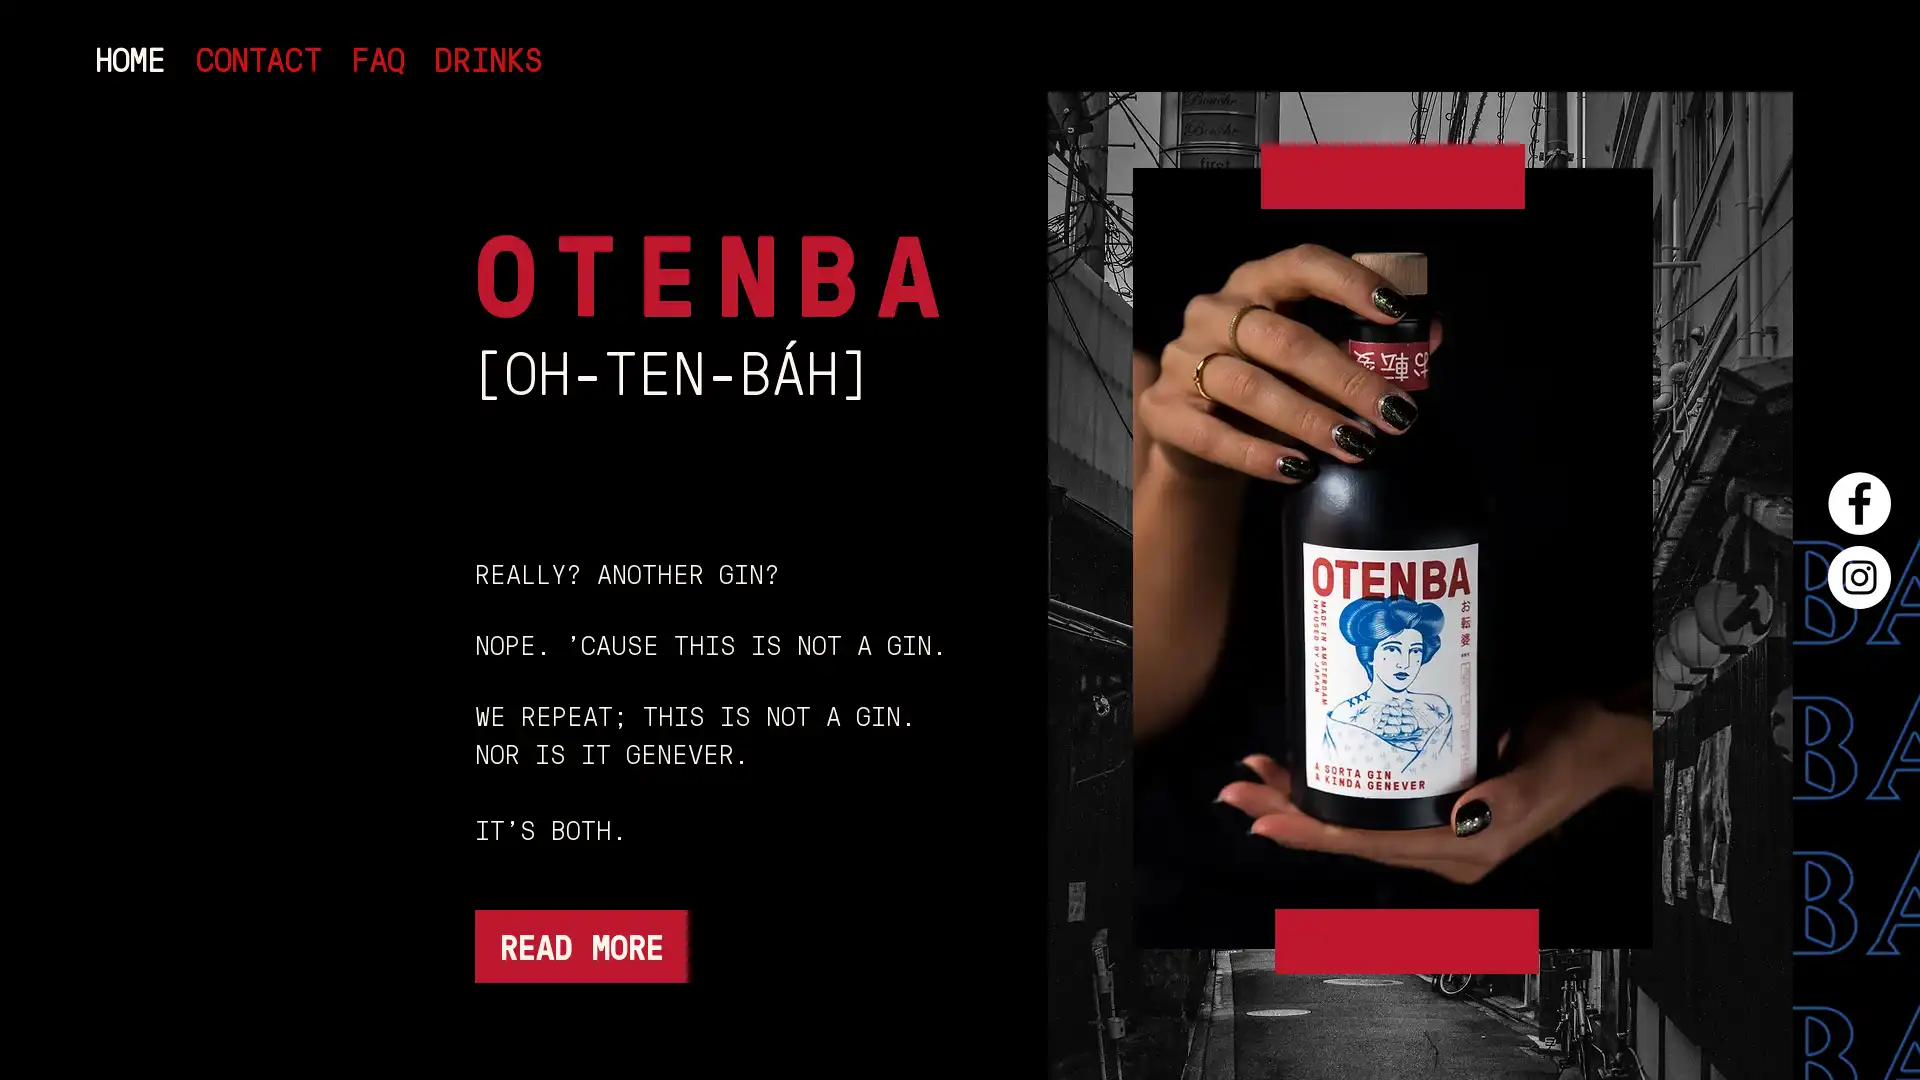 The image size is (1920, 1080). Describe the element at coordinates (864, 556) in the screenshot. I see `YES` at that location.